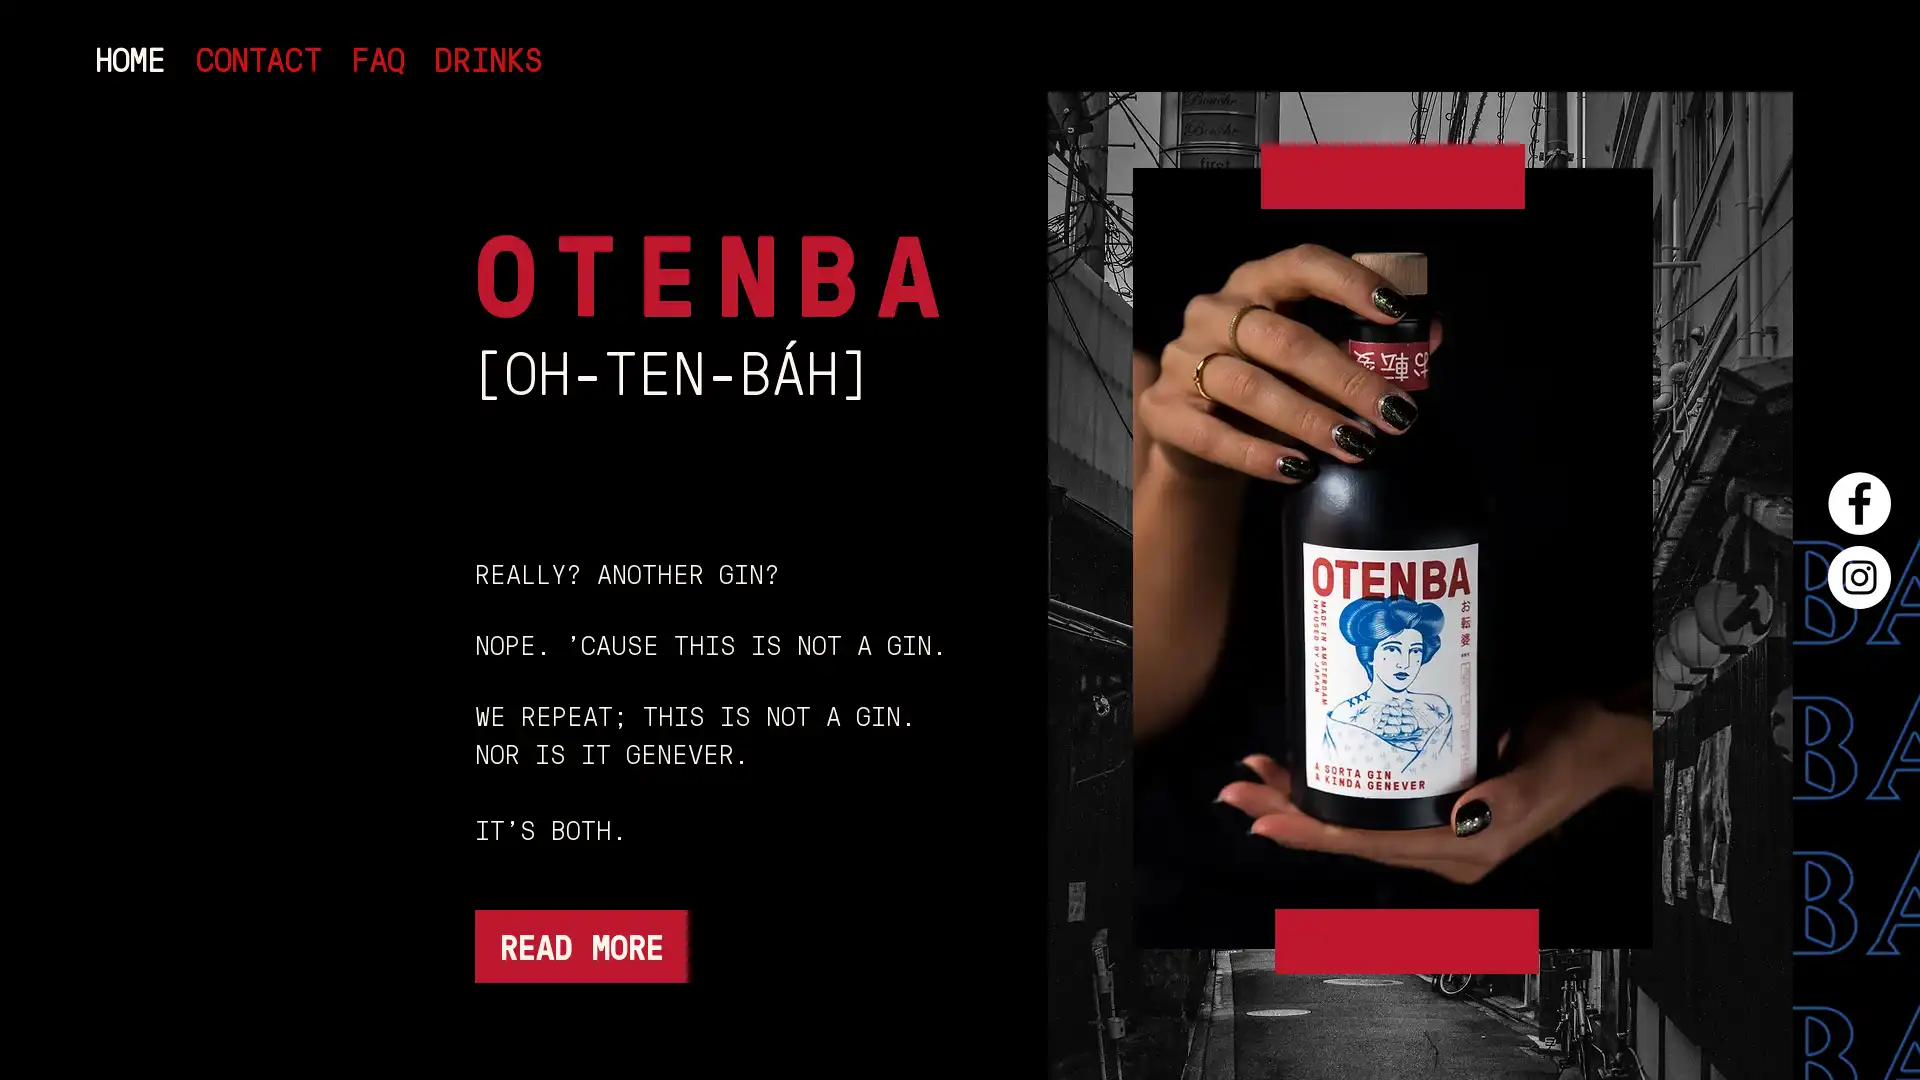 The image size is (1920, 1080). Describe the element at coordinates (864, 556) in the screenshot. I see `YES` at that location.